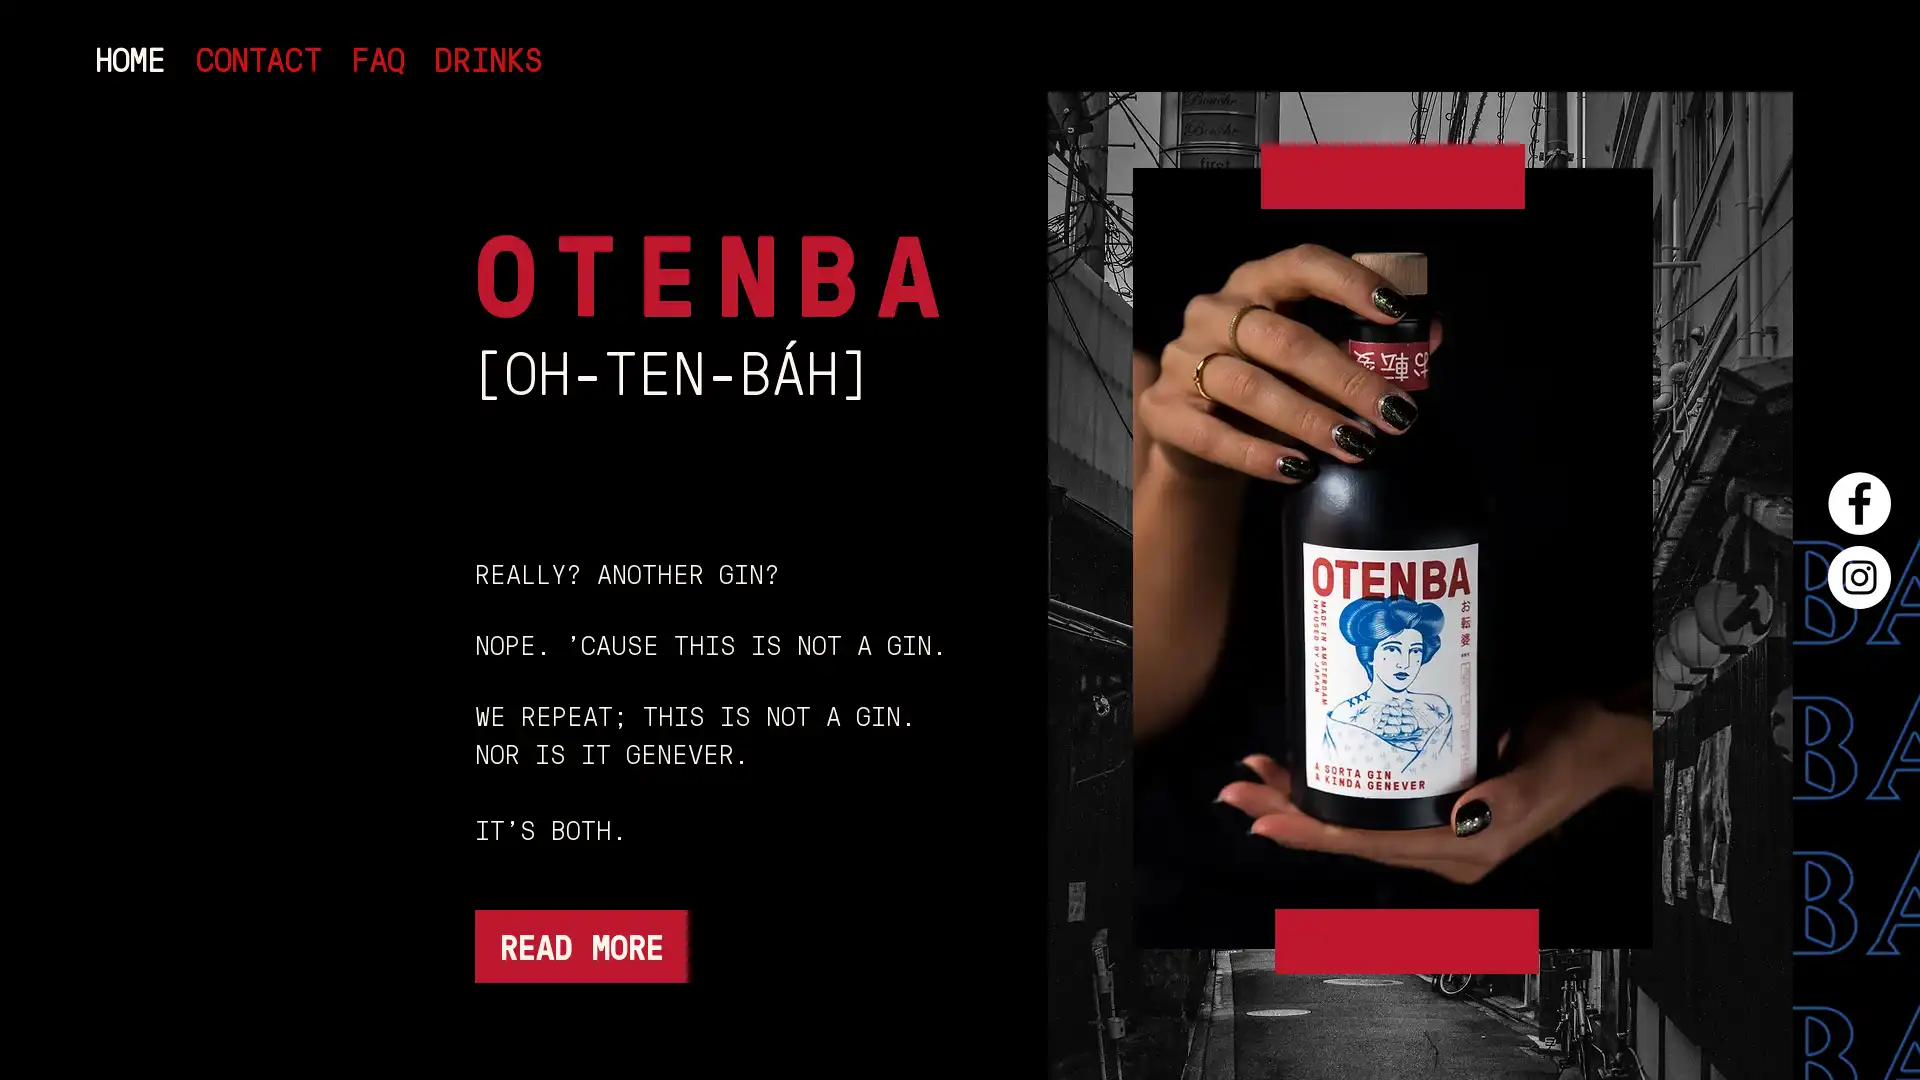 The image size is (1920, 1080). Describe the element at coordinates (864, 556) in the screenshot. I see `YES` at that location.